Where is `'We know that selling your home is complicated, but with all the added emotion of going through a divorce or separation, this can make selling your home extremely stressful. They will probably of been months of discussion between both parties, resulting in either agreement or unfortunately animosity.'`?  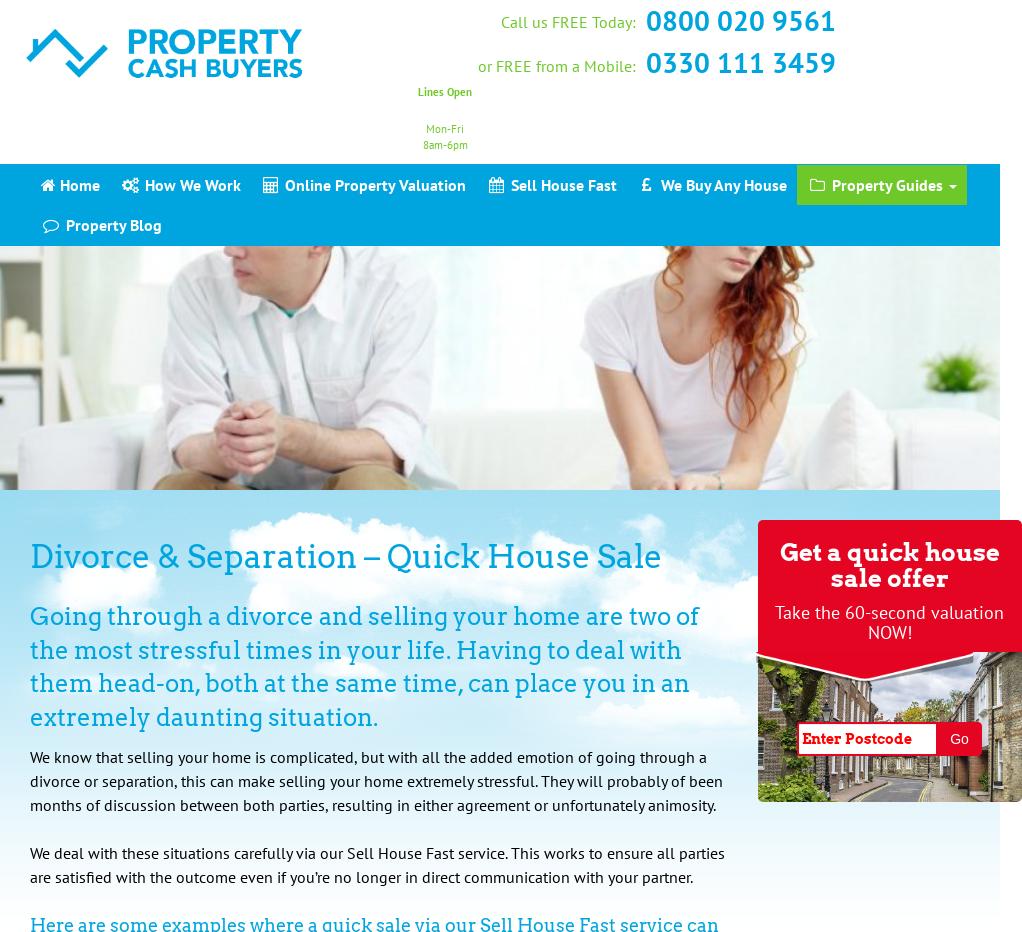 'We know that selling your home is complicated, but with all the added emotion of going through a divorce or separation, this can make selling your home extremely stressful. They will probably of been months of discussion between both parties, resulting in either agreement or unfortunately animosity.' is located at coordinates (375, 779).